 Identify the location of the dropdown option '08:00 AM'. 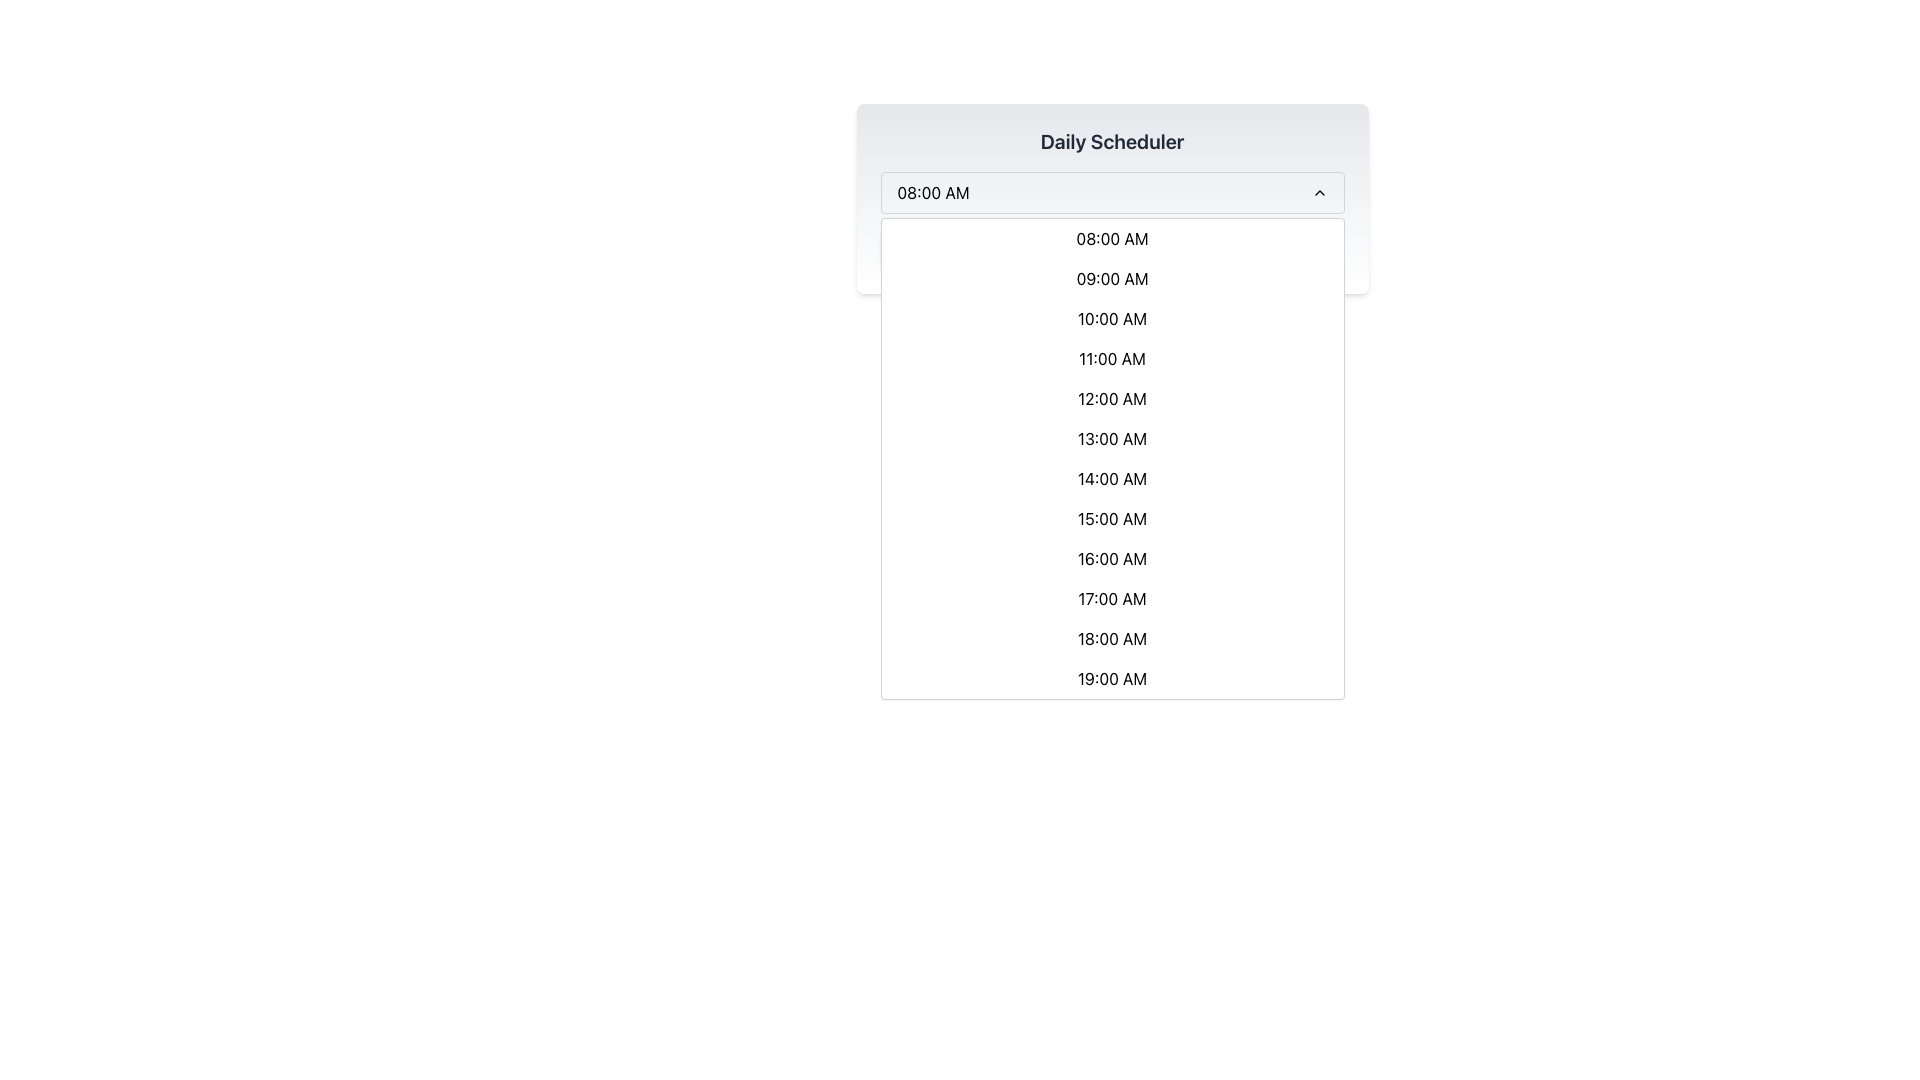
(1111, 249).